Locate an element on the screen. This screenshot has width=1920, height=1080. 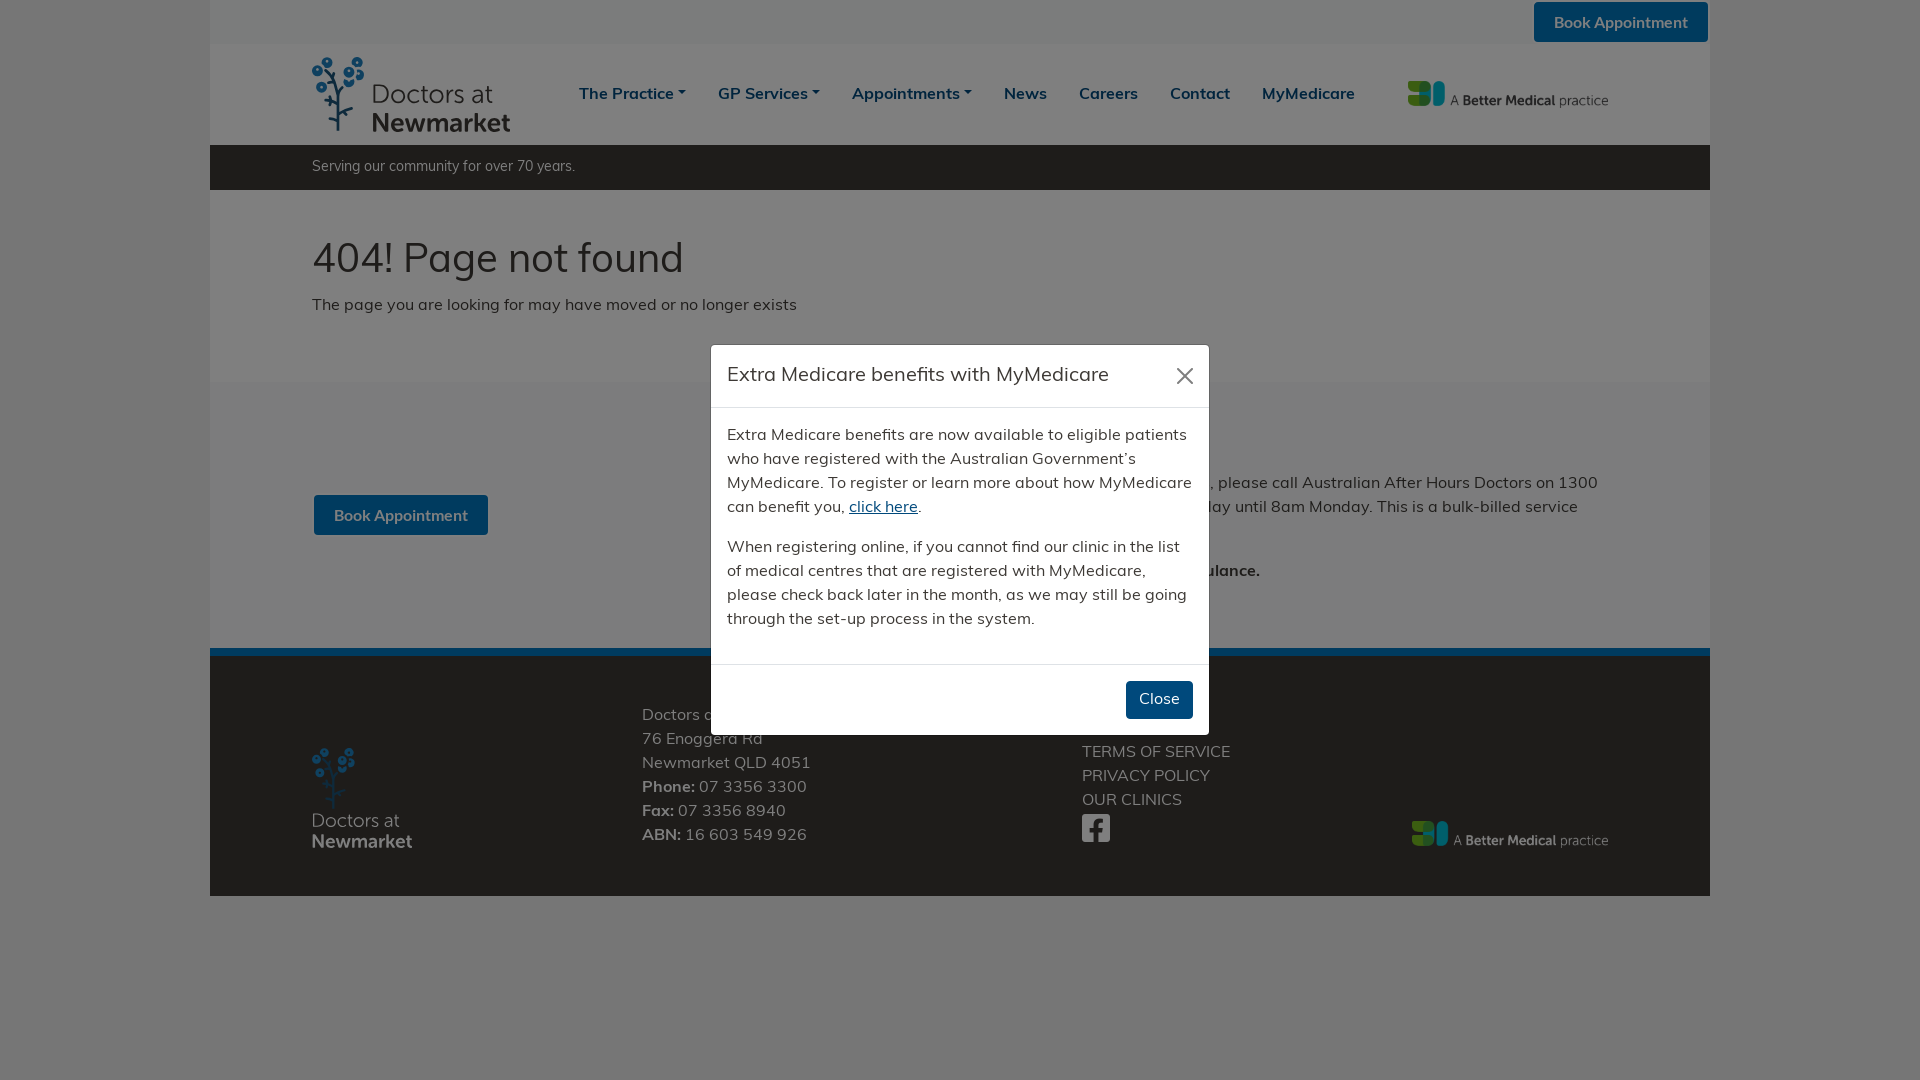
'Book Appointment' is located at coordinates (400, 514).